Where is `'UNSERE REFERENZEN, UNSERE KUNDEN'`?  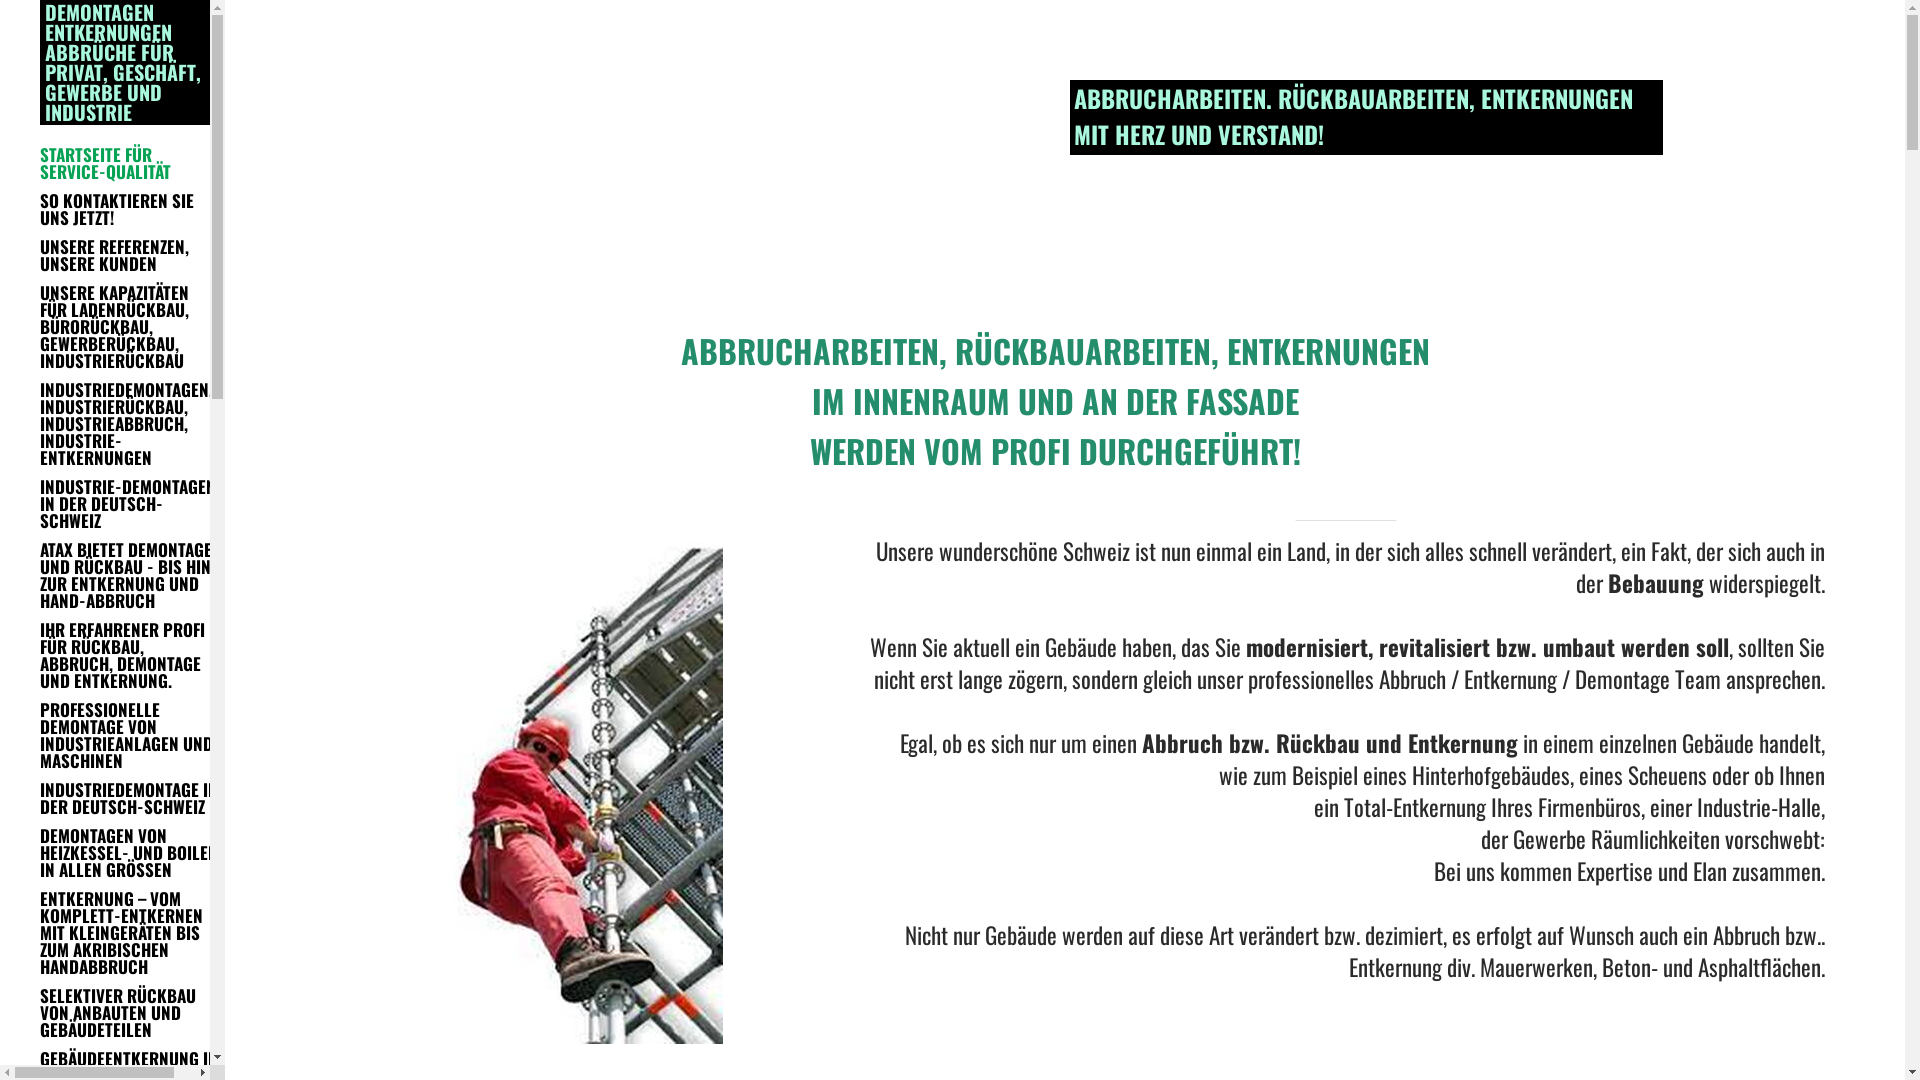 'UNSERE REFERENZEN, UNSERE KUNDEN' is located at coordinates (128, 253).